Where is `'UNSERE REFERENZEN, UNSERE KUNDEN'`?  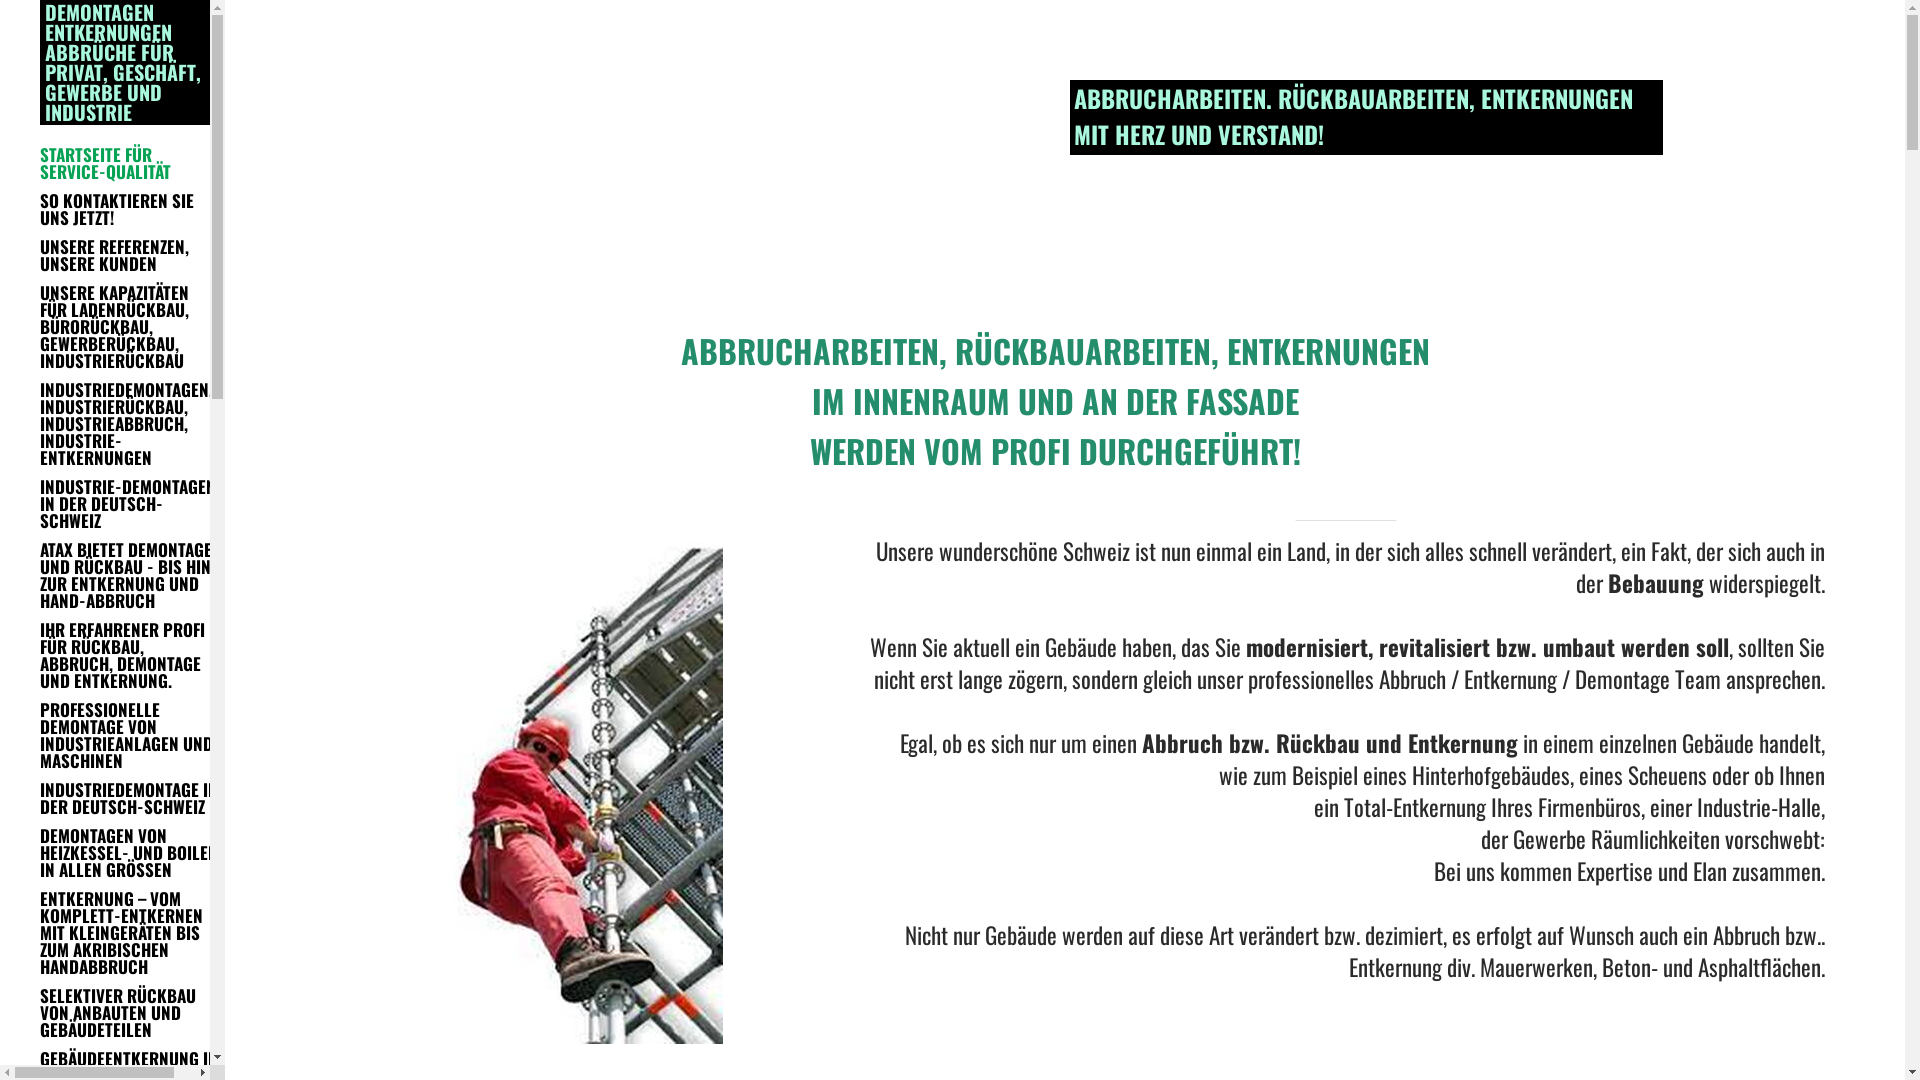 'UNSERE REFERENZEN, UNSERE KUNDEN' is located at coordinates (128, 253).